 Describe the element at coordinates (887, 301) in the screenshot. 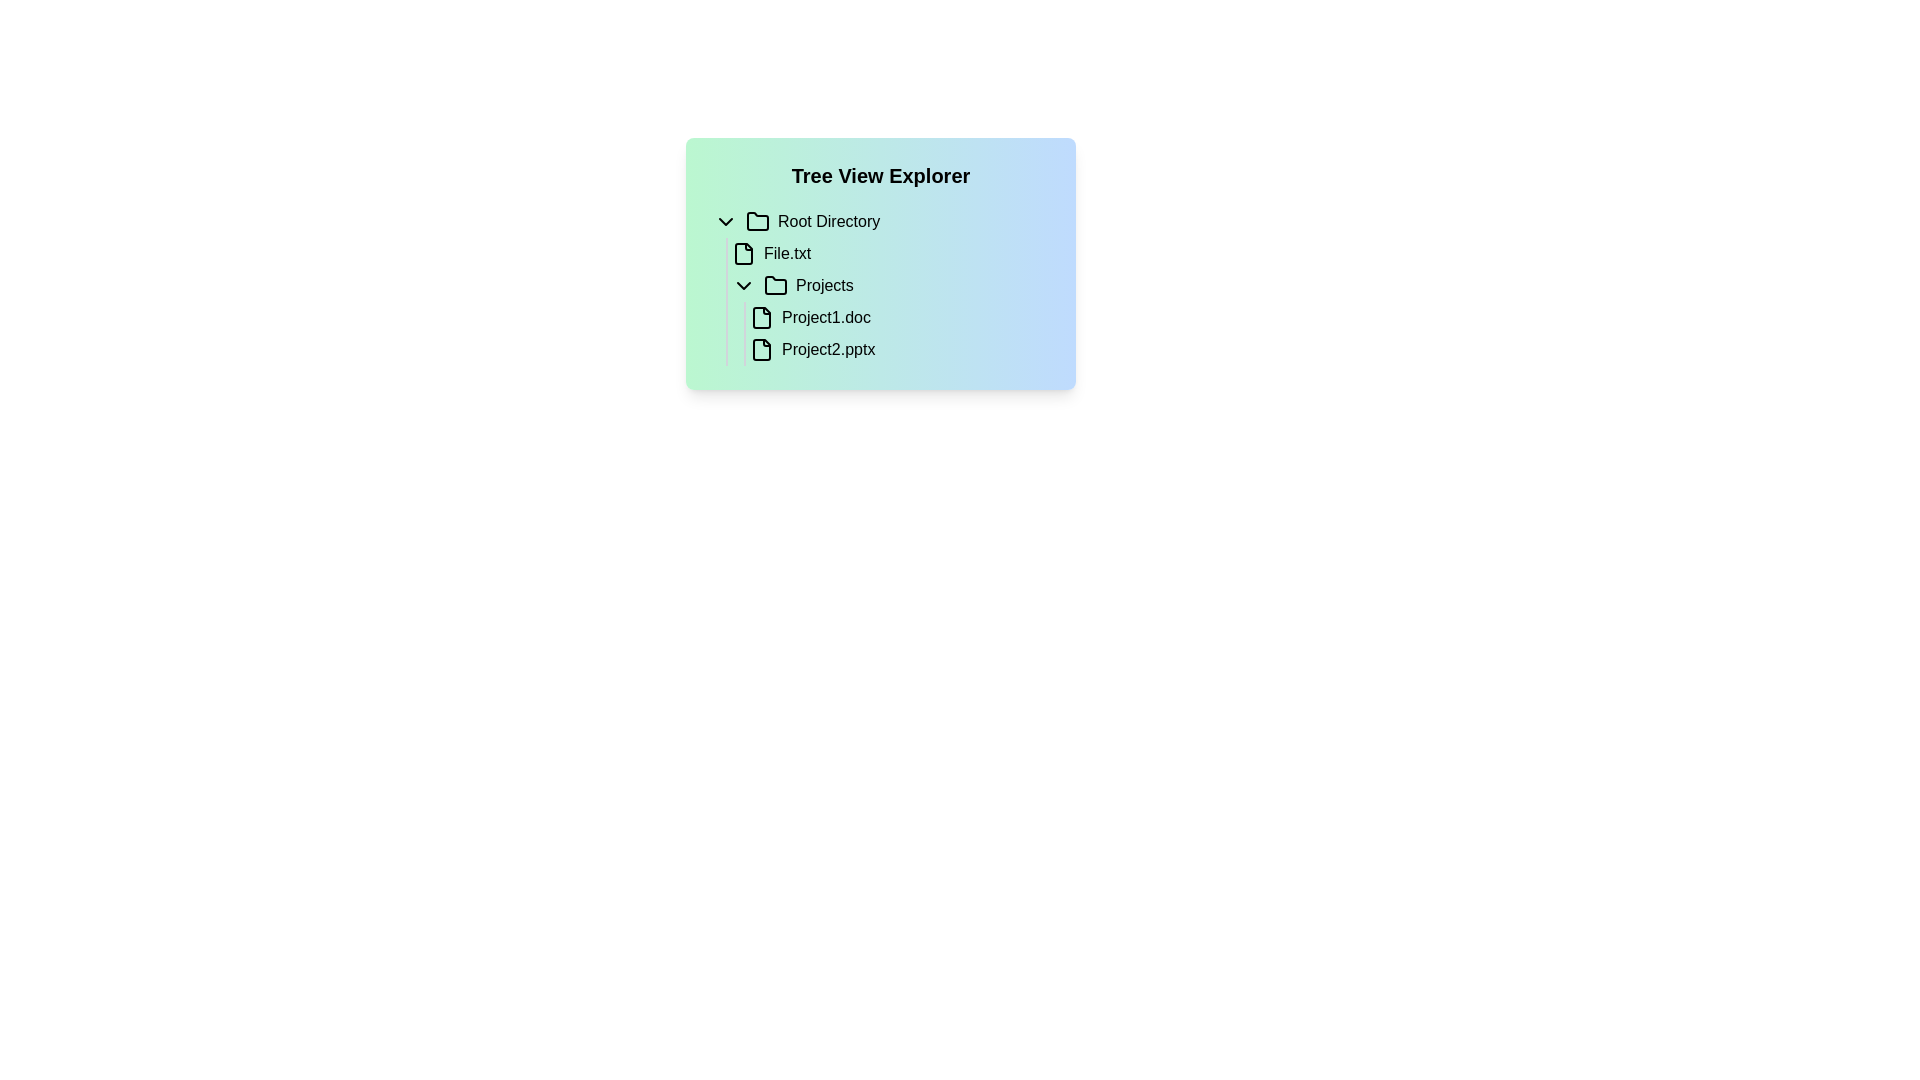

I see `the 'Projects' folder in the directory tree view` at that location.